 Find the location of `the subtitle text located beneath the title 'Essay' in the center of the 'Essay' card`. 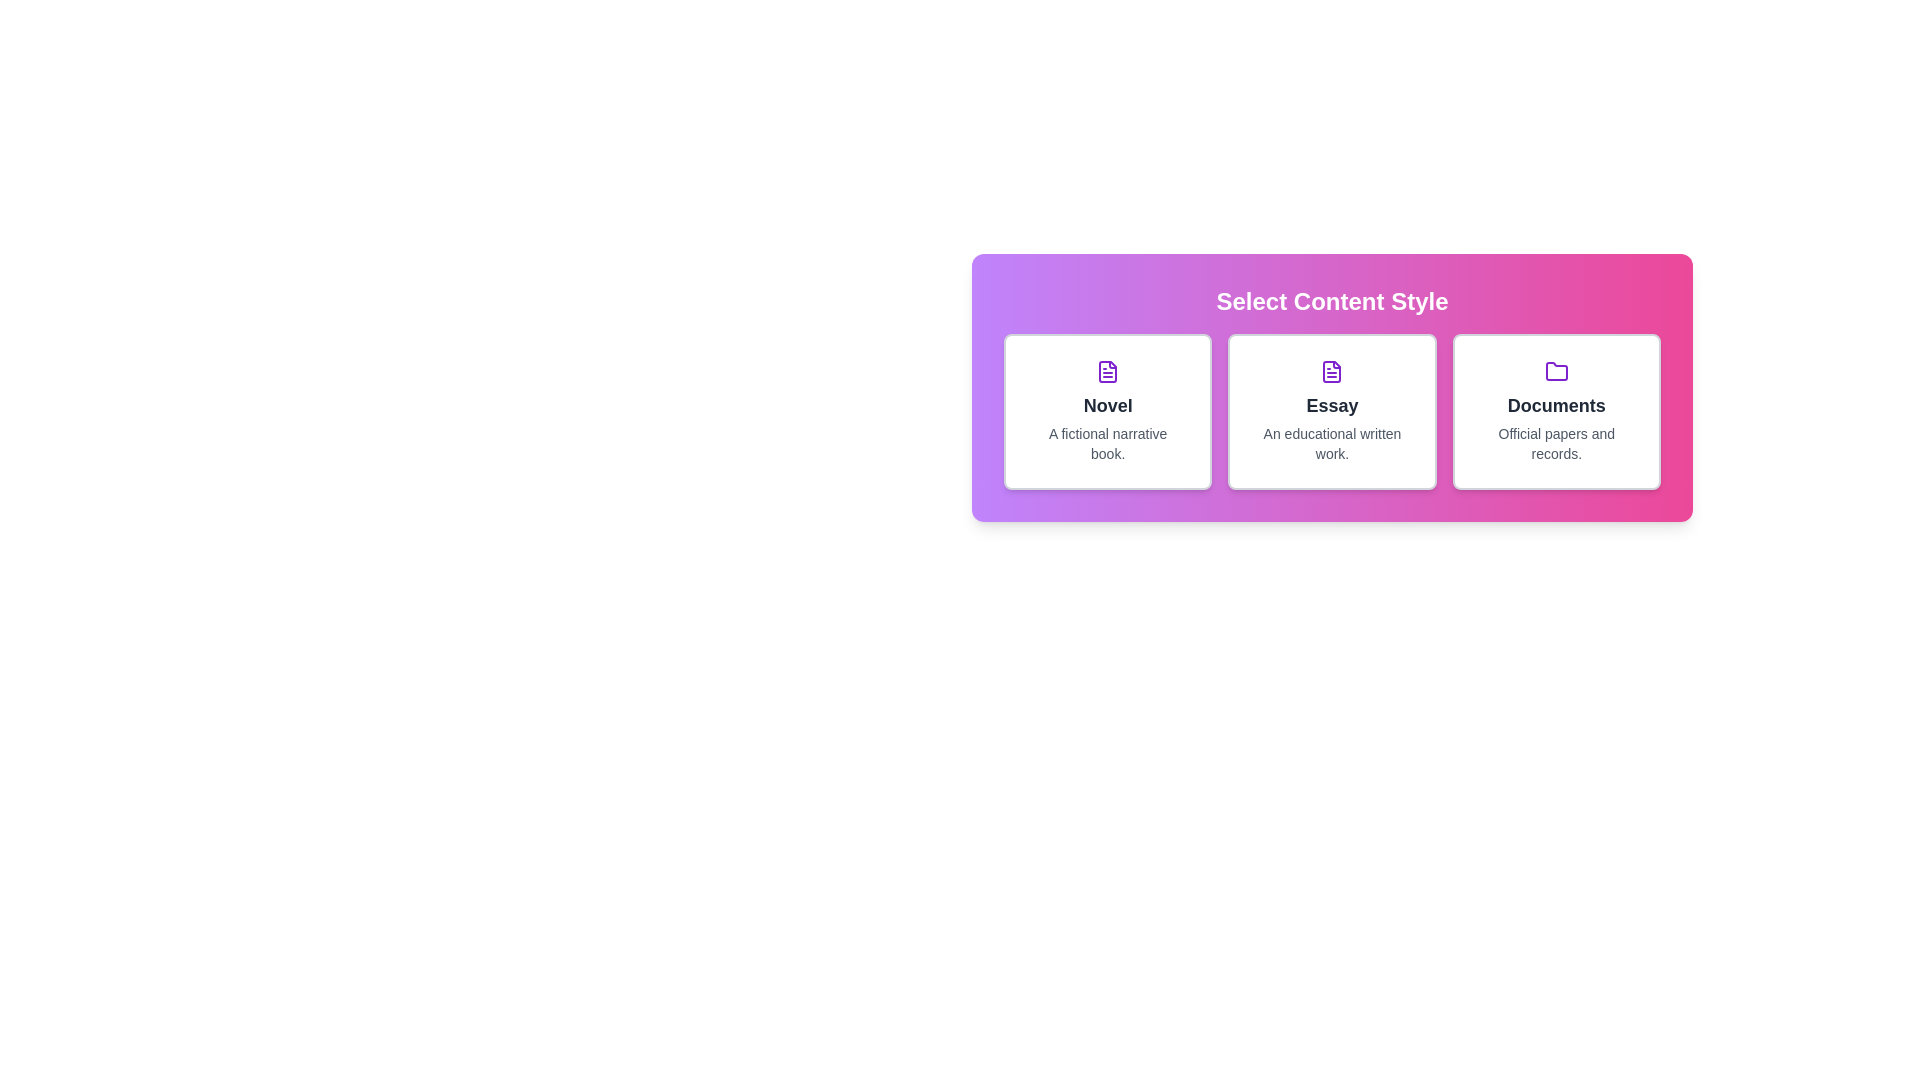

the subtitle text located beneath the title 'Essay' in the center of the 'Essay' card is located at coordinates (1332, 442).